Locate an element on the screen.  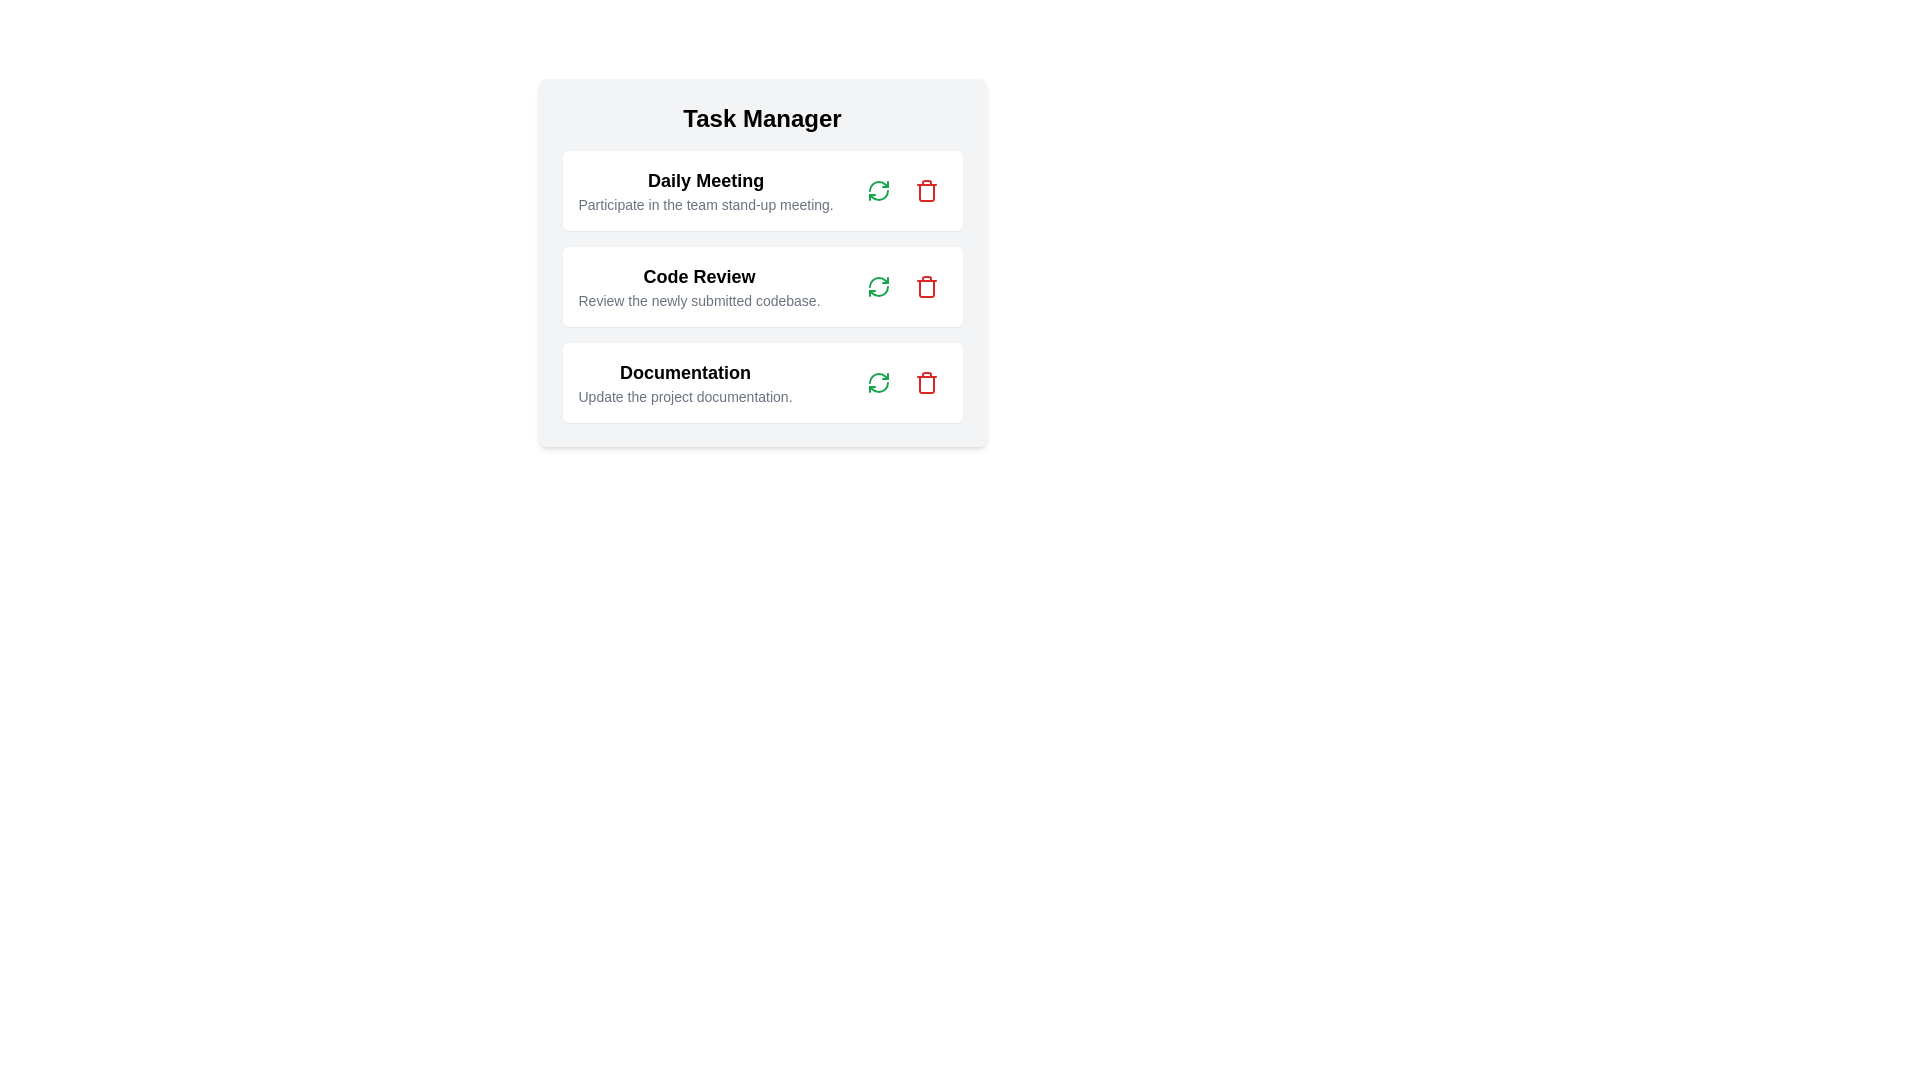
the green circular refresh icon located directly to the right of the 'Review the newly submitted codebase.' text in the second row of the 'Code Review' task list is located at coordinates (878, 286).